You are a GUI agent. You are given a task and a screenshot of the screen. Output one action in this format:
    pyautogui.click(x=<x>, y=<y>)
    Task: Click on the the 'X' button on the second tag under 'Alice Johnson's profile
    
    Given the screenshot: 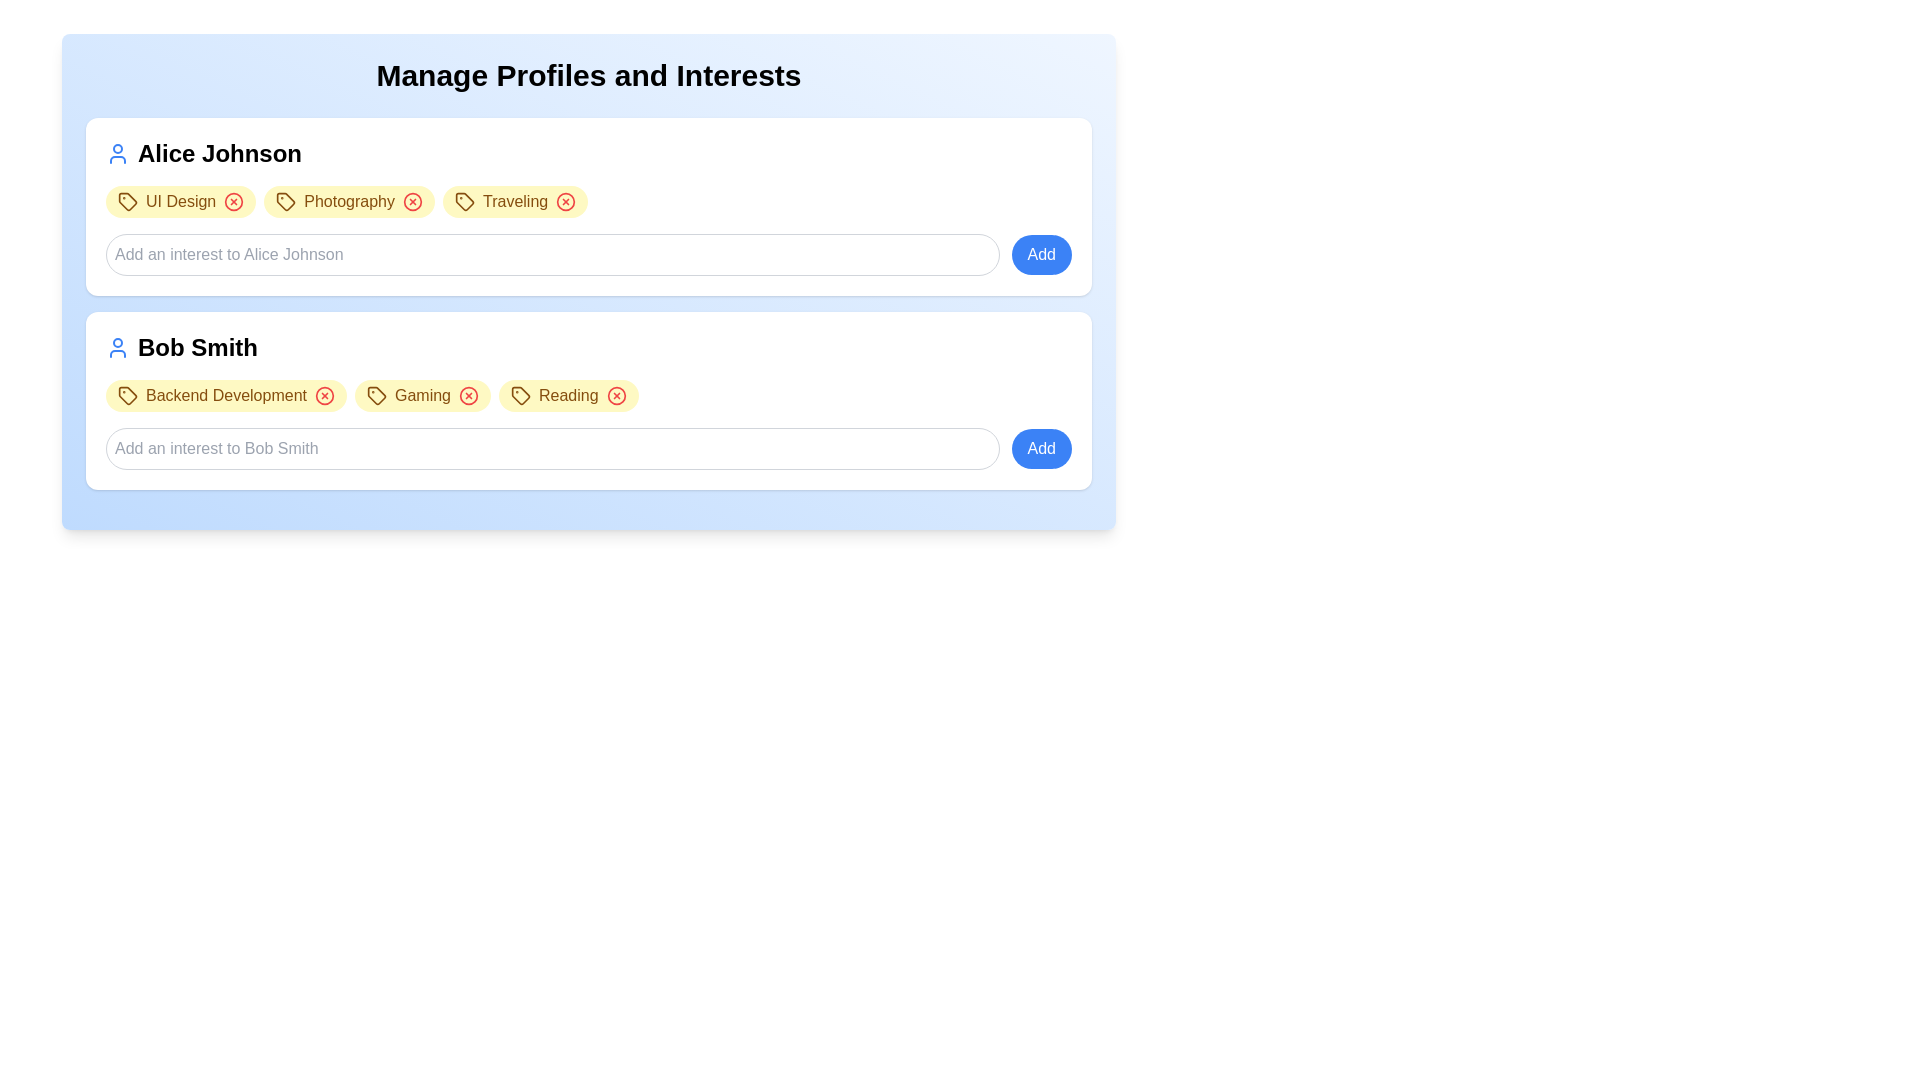 What is the action you would take?
    pyautogui.click(x=349, y=201)
    